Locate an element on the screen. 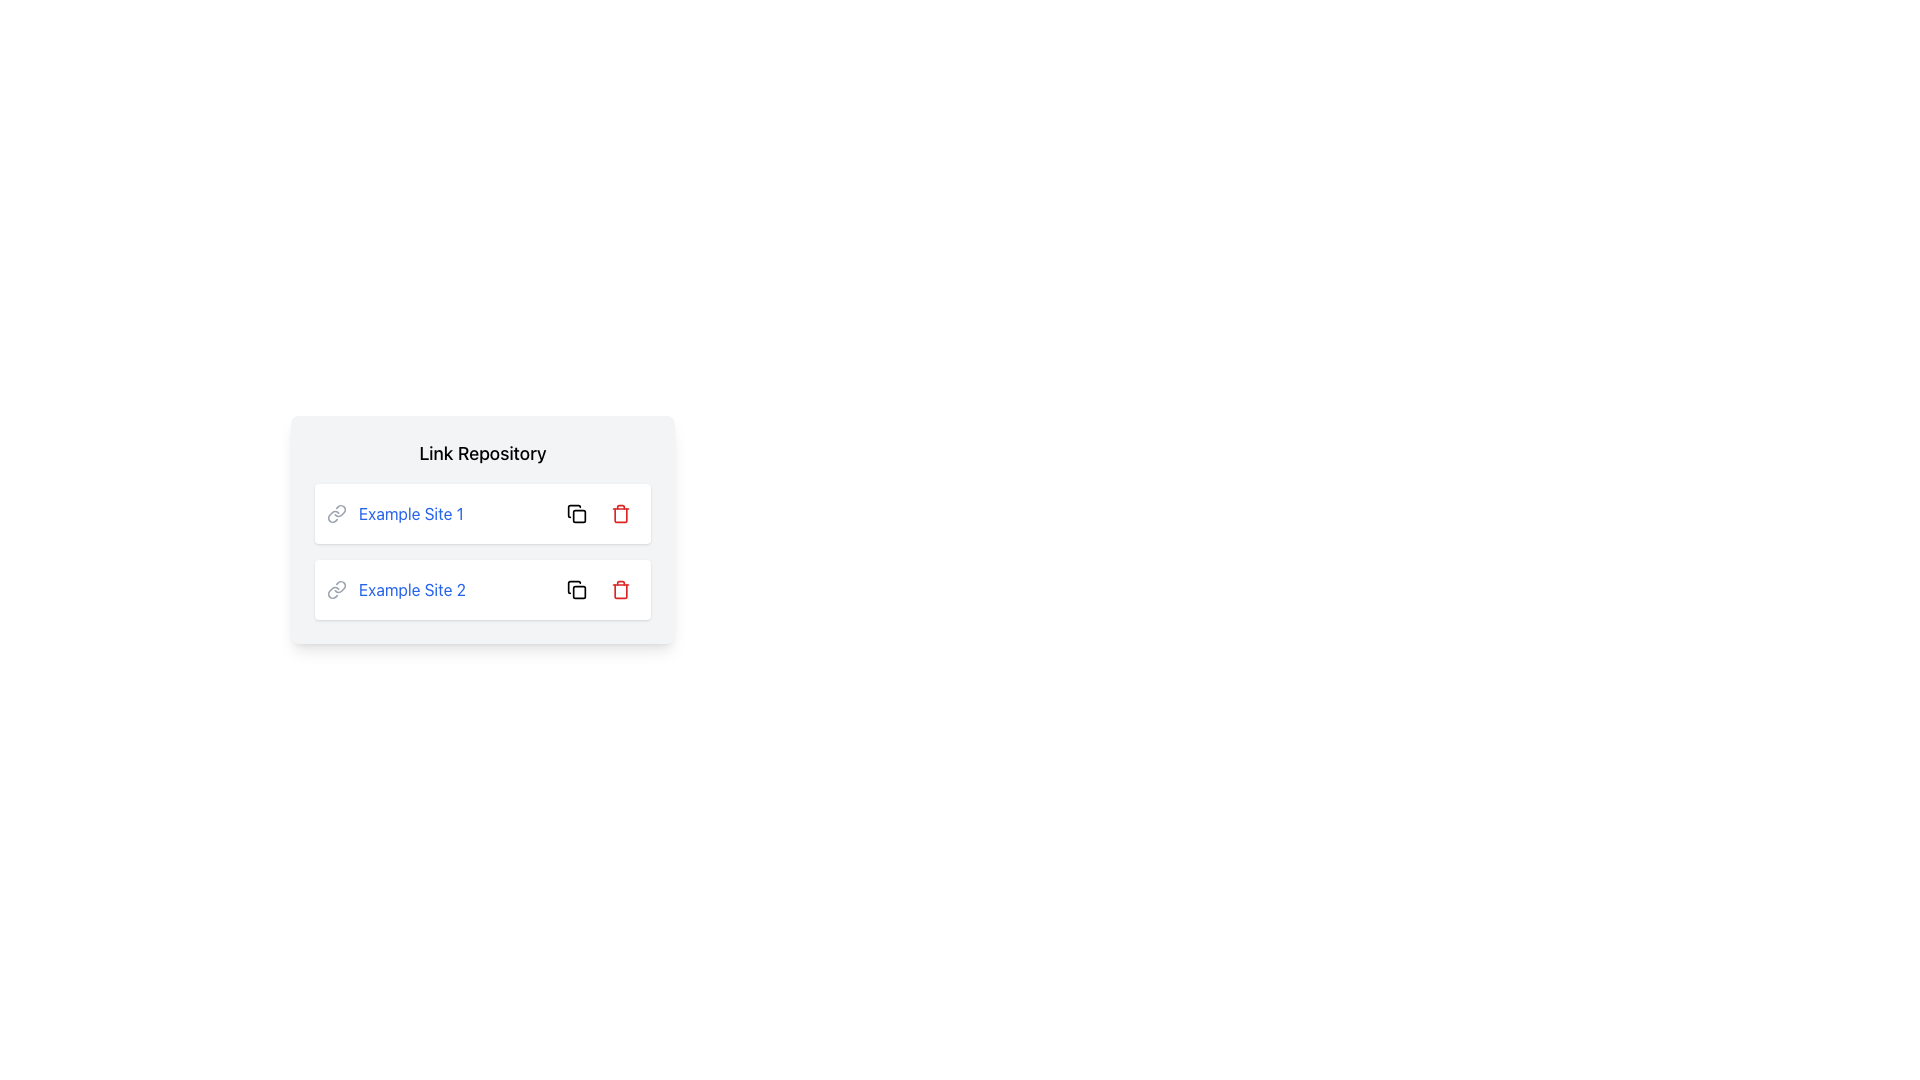 This screenshot has width=1920, height=1080. the first list item in the link repository is located at coordinates (483, 512).